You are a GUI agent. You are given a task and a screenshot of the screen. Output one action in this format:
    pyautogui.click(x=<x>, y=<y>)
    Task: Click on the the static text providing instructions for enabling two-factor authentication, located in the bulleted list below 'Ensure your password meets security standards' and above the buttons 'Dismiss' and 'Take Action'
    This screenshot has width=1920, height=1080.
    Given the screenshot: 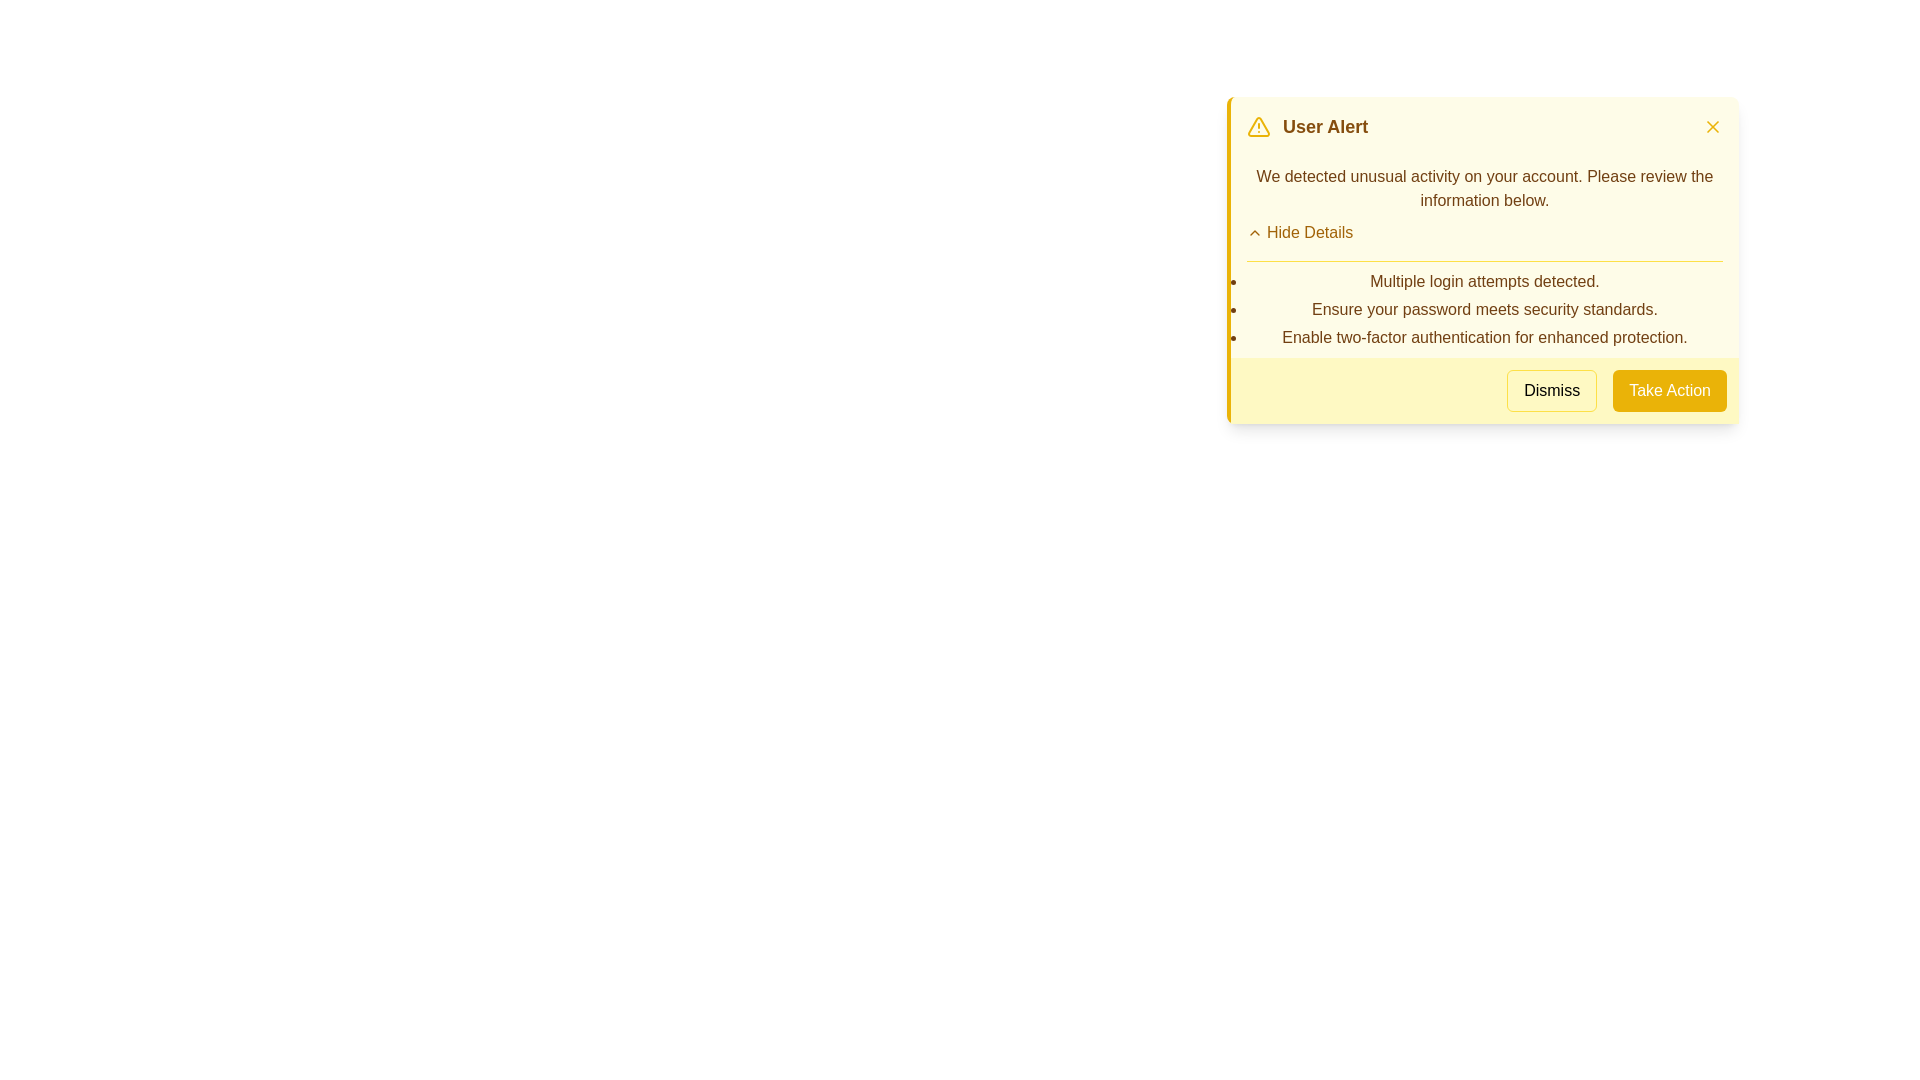 What is the action you would take?
    pyautogui.click(x=1484, y=337)
    